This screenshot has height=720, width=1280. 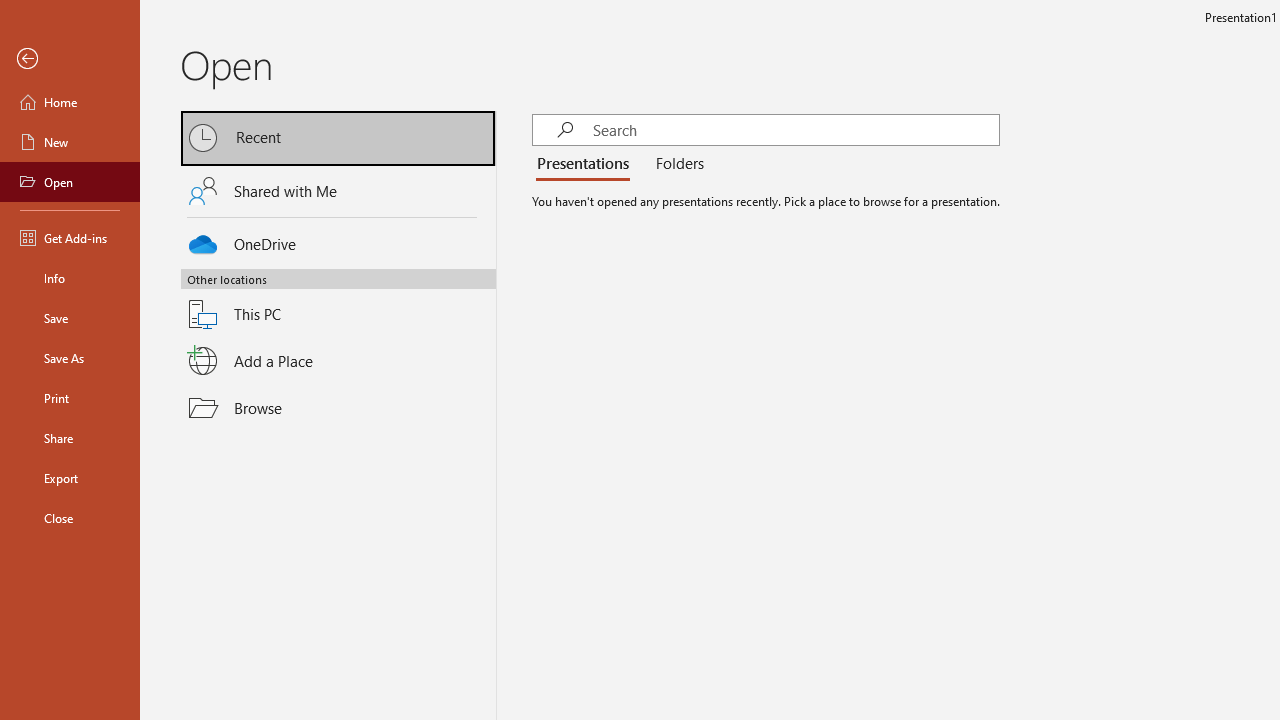 What do you see at coordinates (338, 239) in the screenshot?
I see `'OneDrive'` at bounding box center [338, 239].